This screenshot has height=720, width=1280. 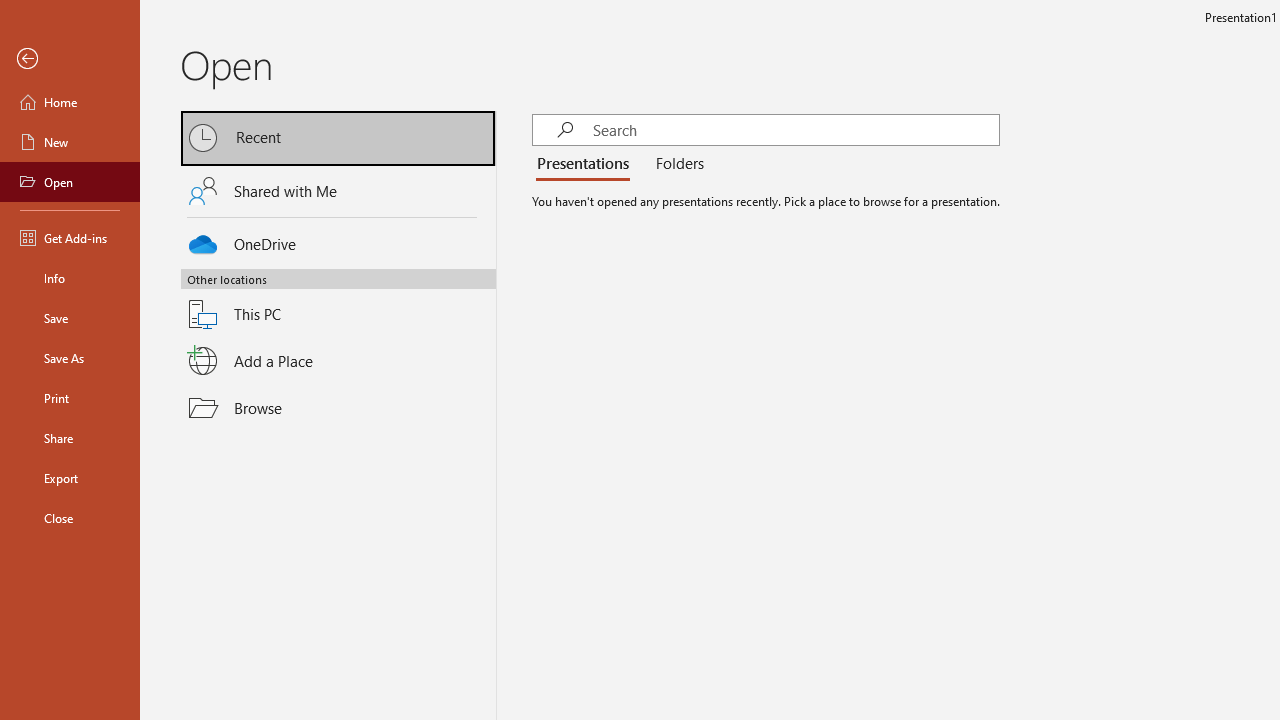 What do you see at coordinates (338, 239) in the screenshot?
I see `'OneDrive'` at bounding box center [338, 239].